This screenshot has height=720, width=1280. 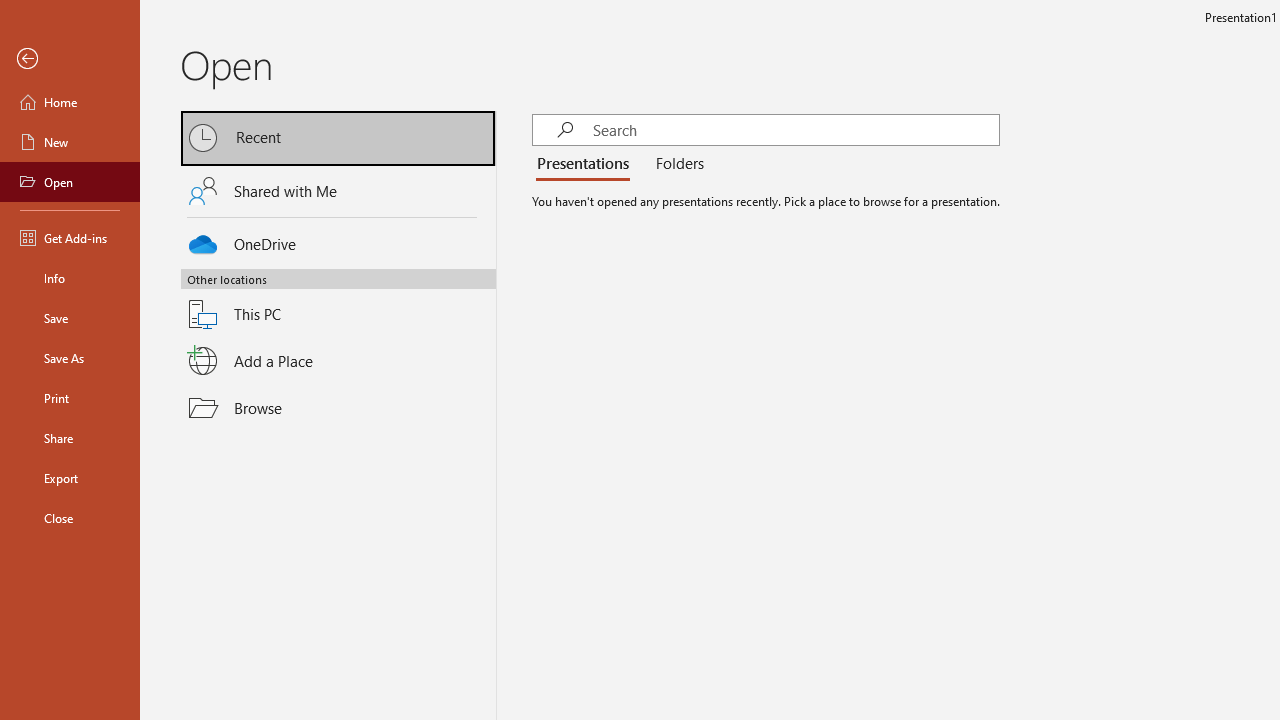 What do you see at coordinates (338, 239) in the screenshot?
I see `'OneDrive'` at bounding box center [338, 239].